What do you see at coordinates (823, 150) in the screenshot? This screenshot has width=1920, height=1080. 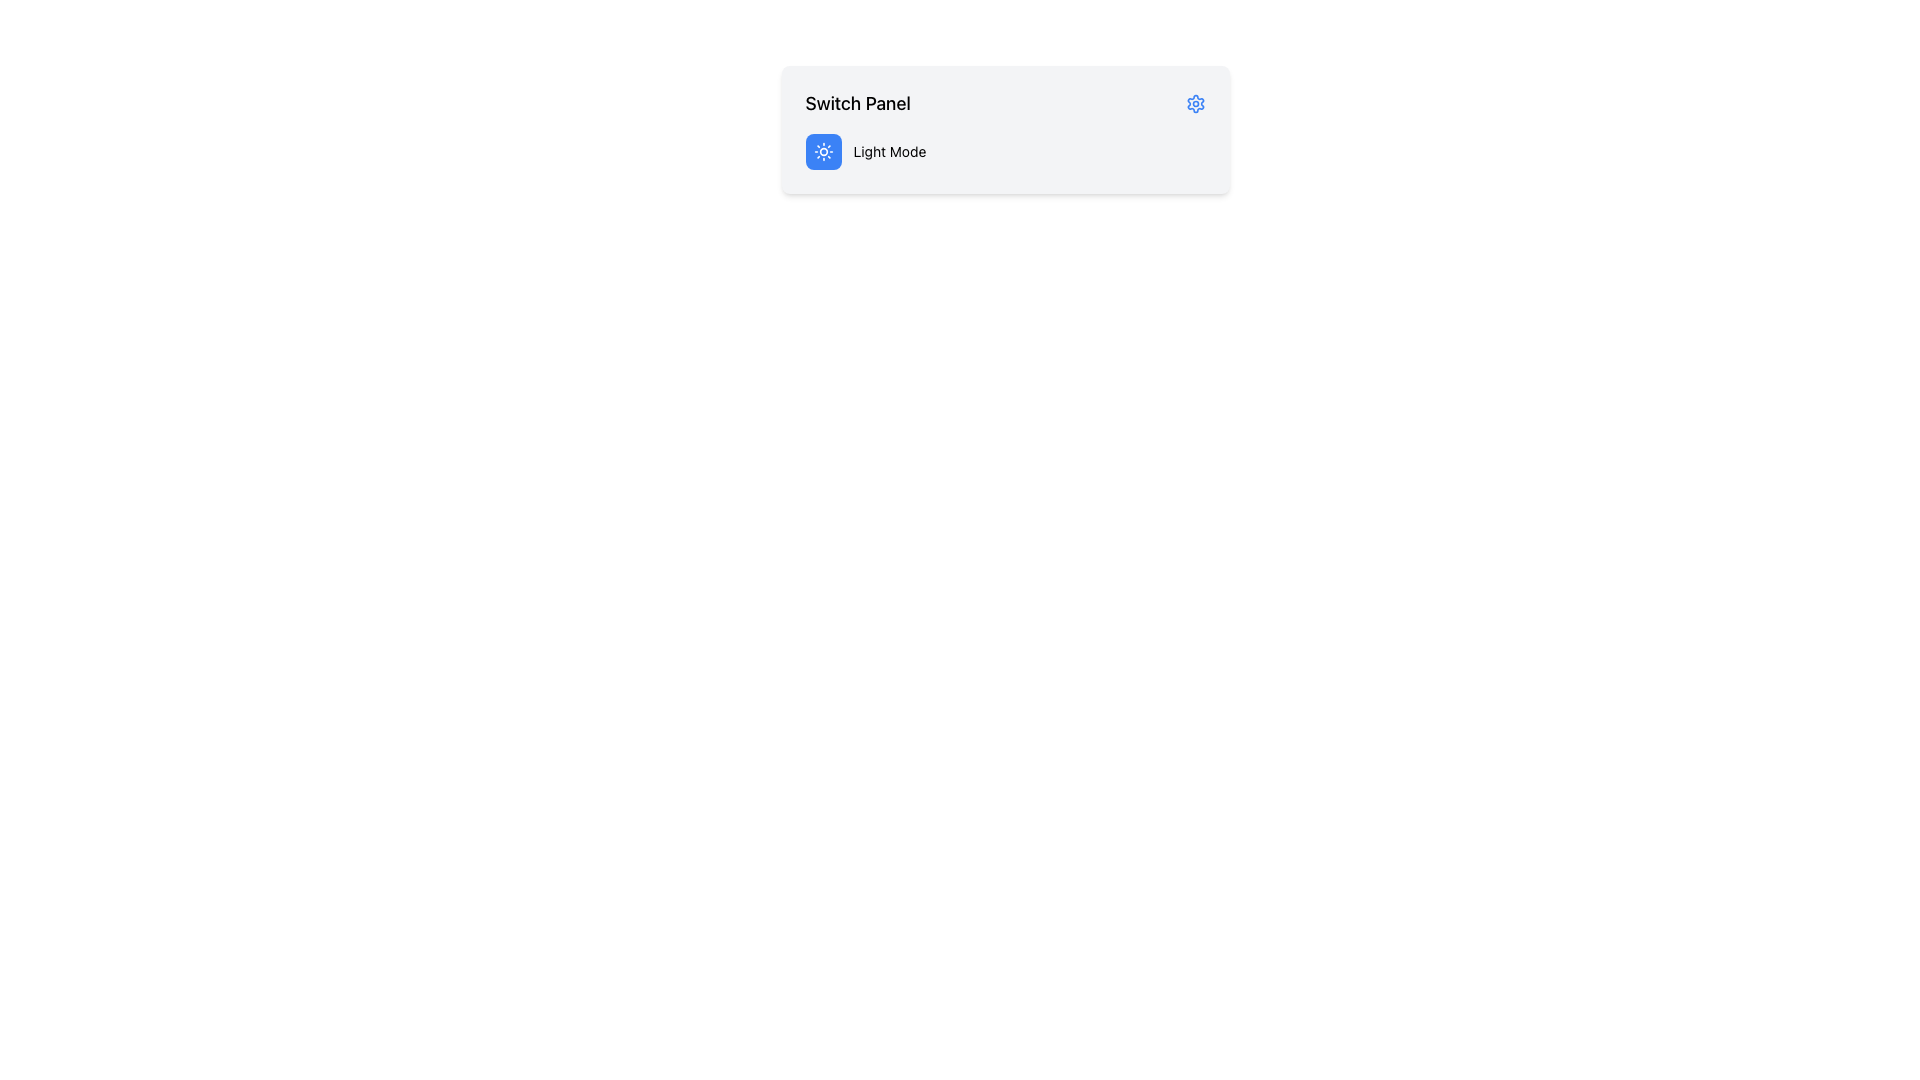 I see `the sun-shaped icon styled as a vector graphic, located within the 'Switch Panel' card inside a blue button, to the left of the 'Light Mode' text` at bounding box center [823, 150].